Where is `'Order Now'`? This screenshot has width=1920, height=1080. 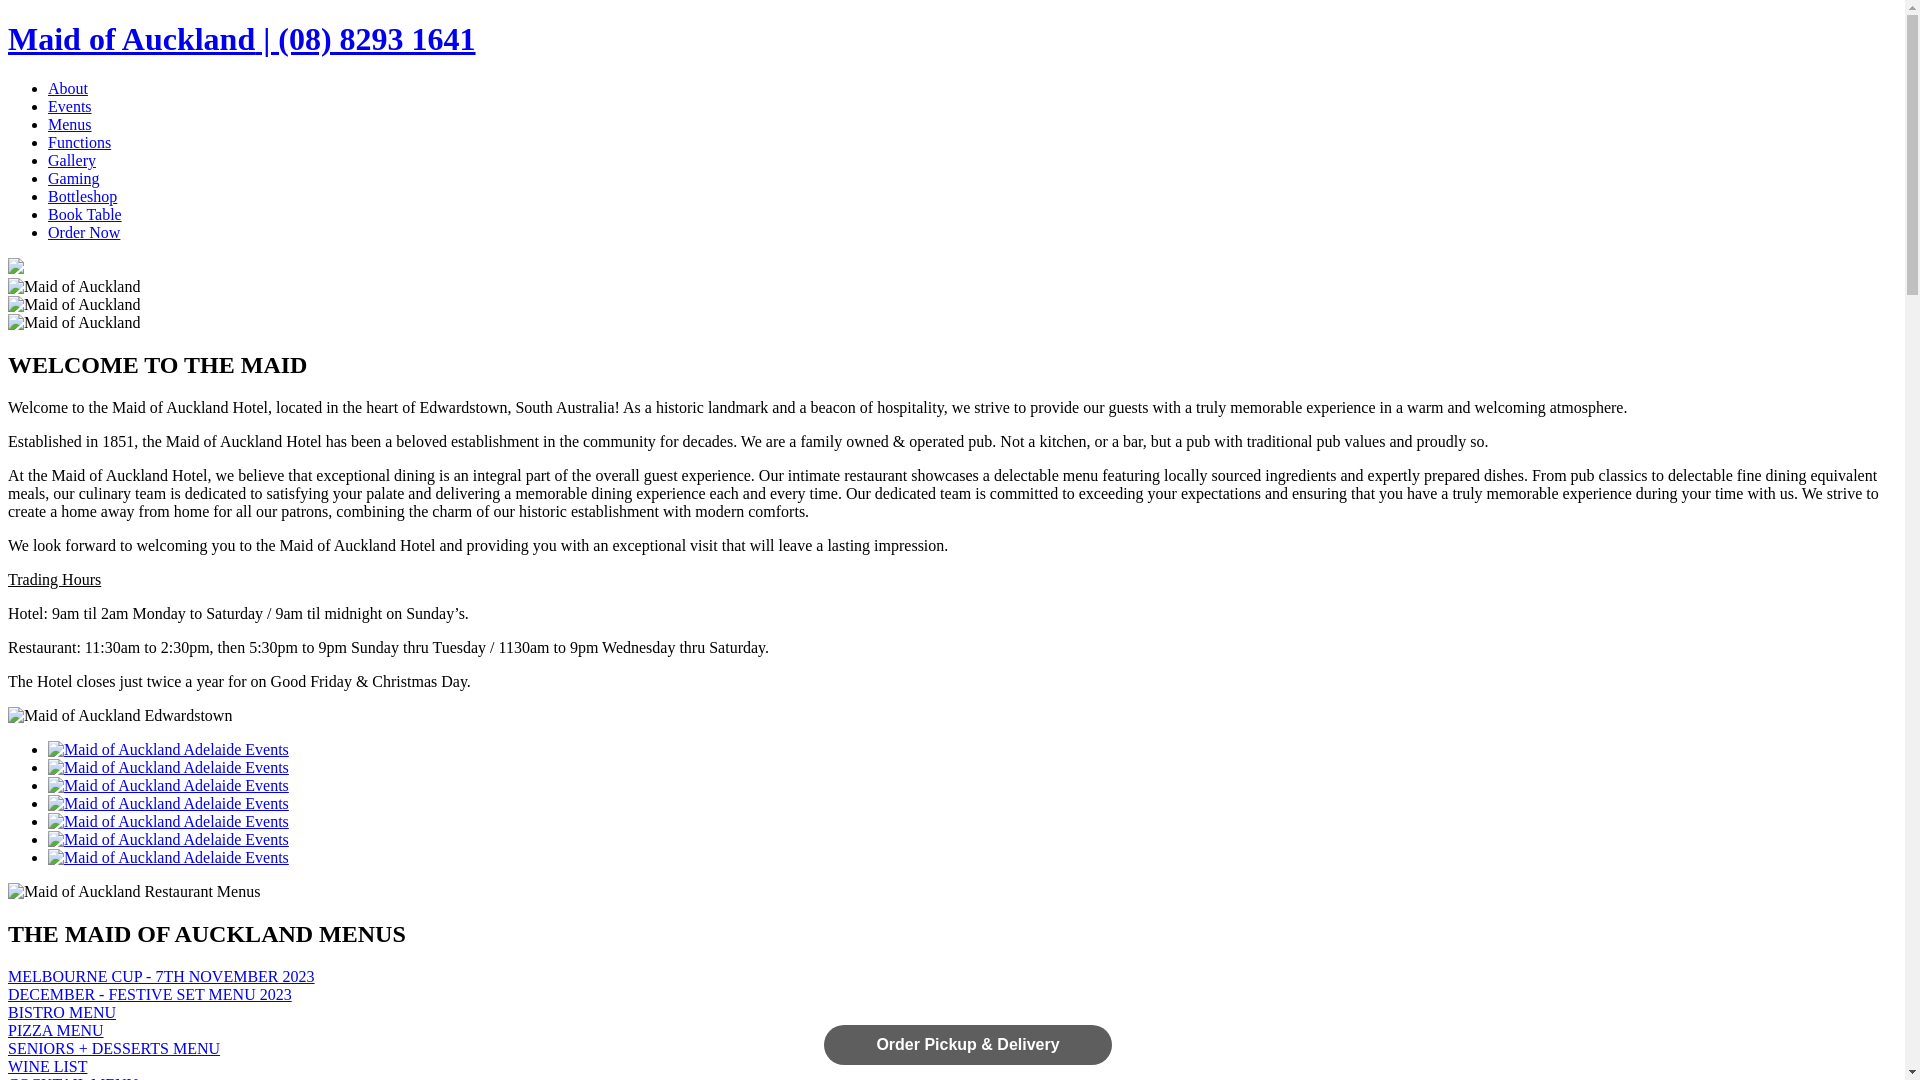 'Order Now' is located at coordinates (82, 231).